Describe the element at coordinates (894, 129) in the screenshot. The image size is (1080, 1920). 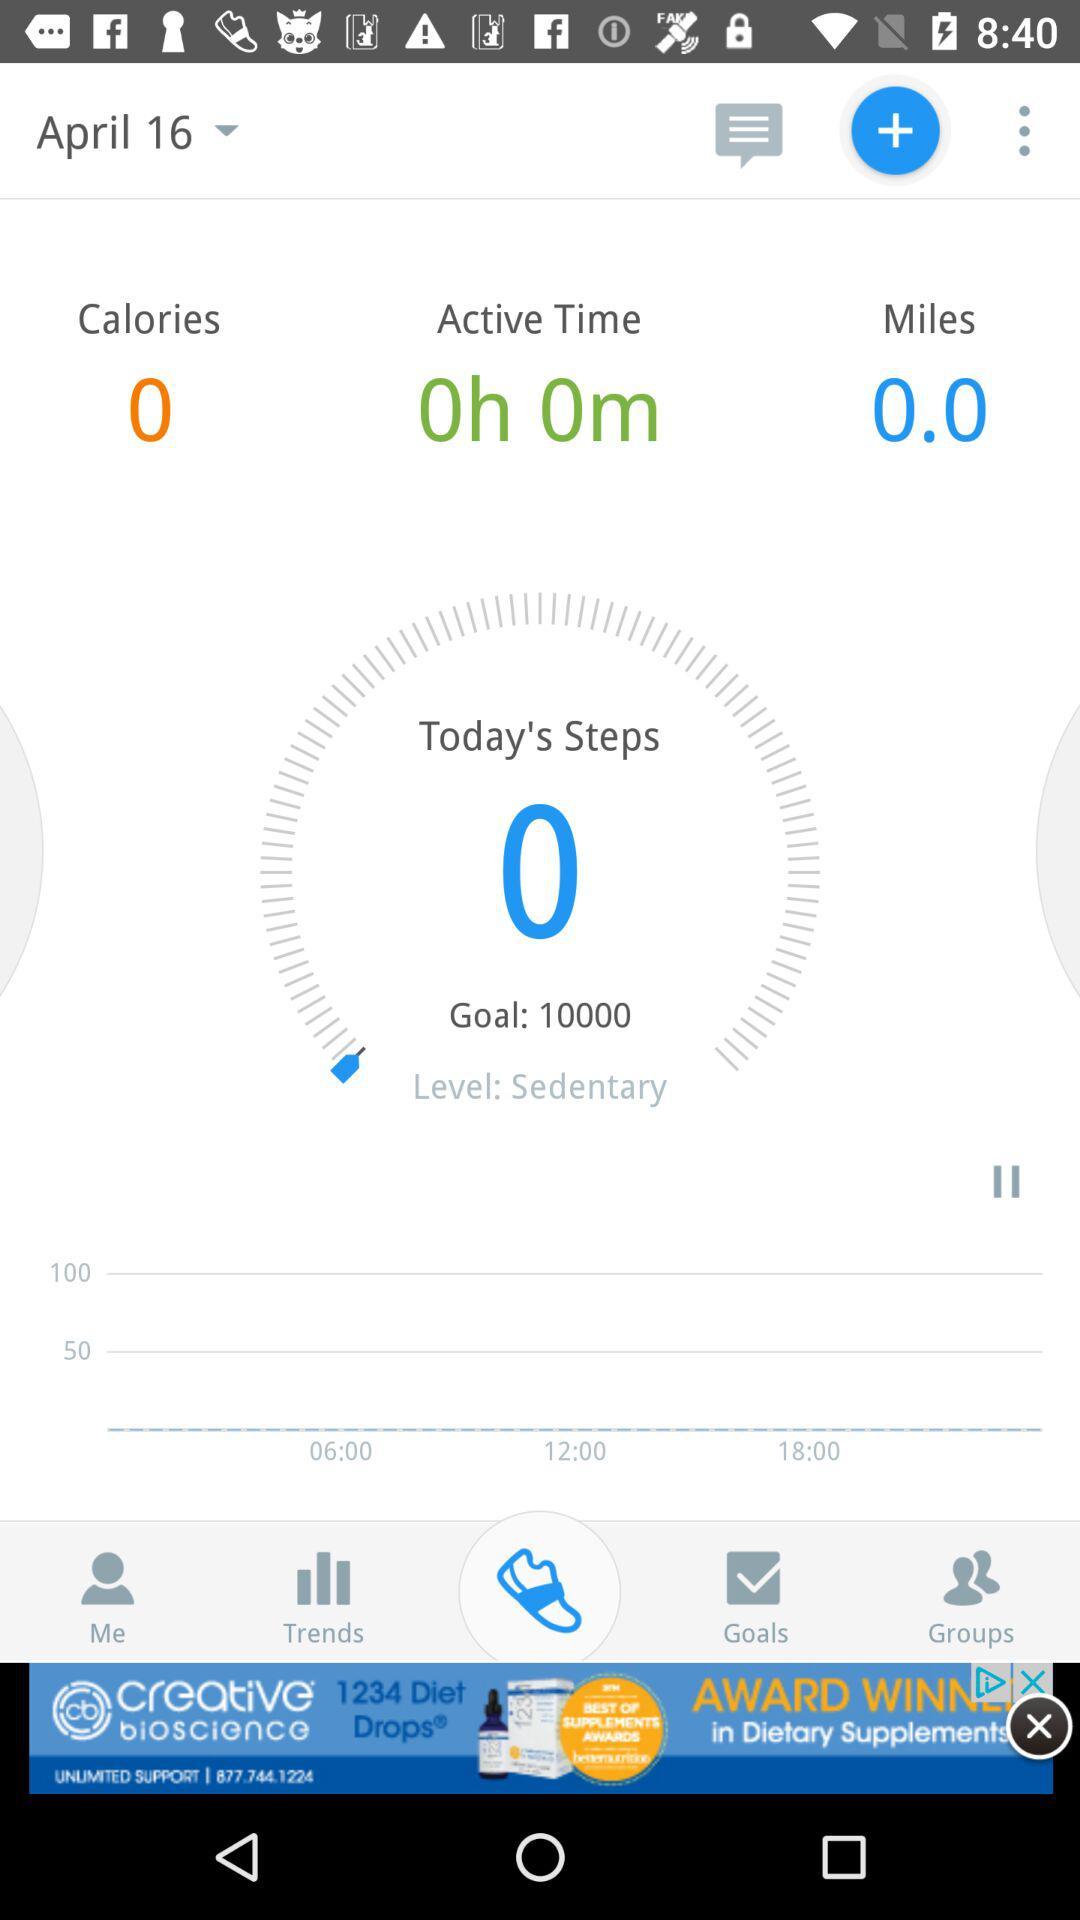
I see `the add icon` at that location.